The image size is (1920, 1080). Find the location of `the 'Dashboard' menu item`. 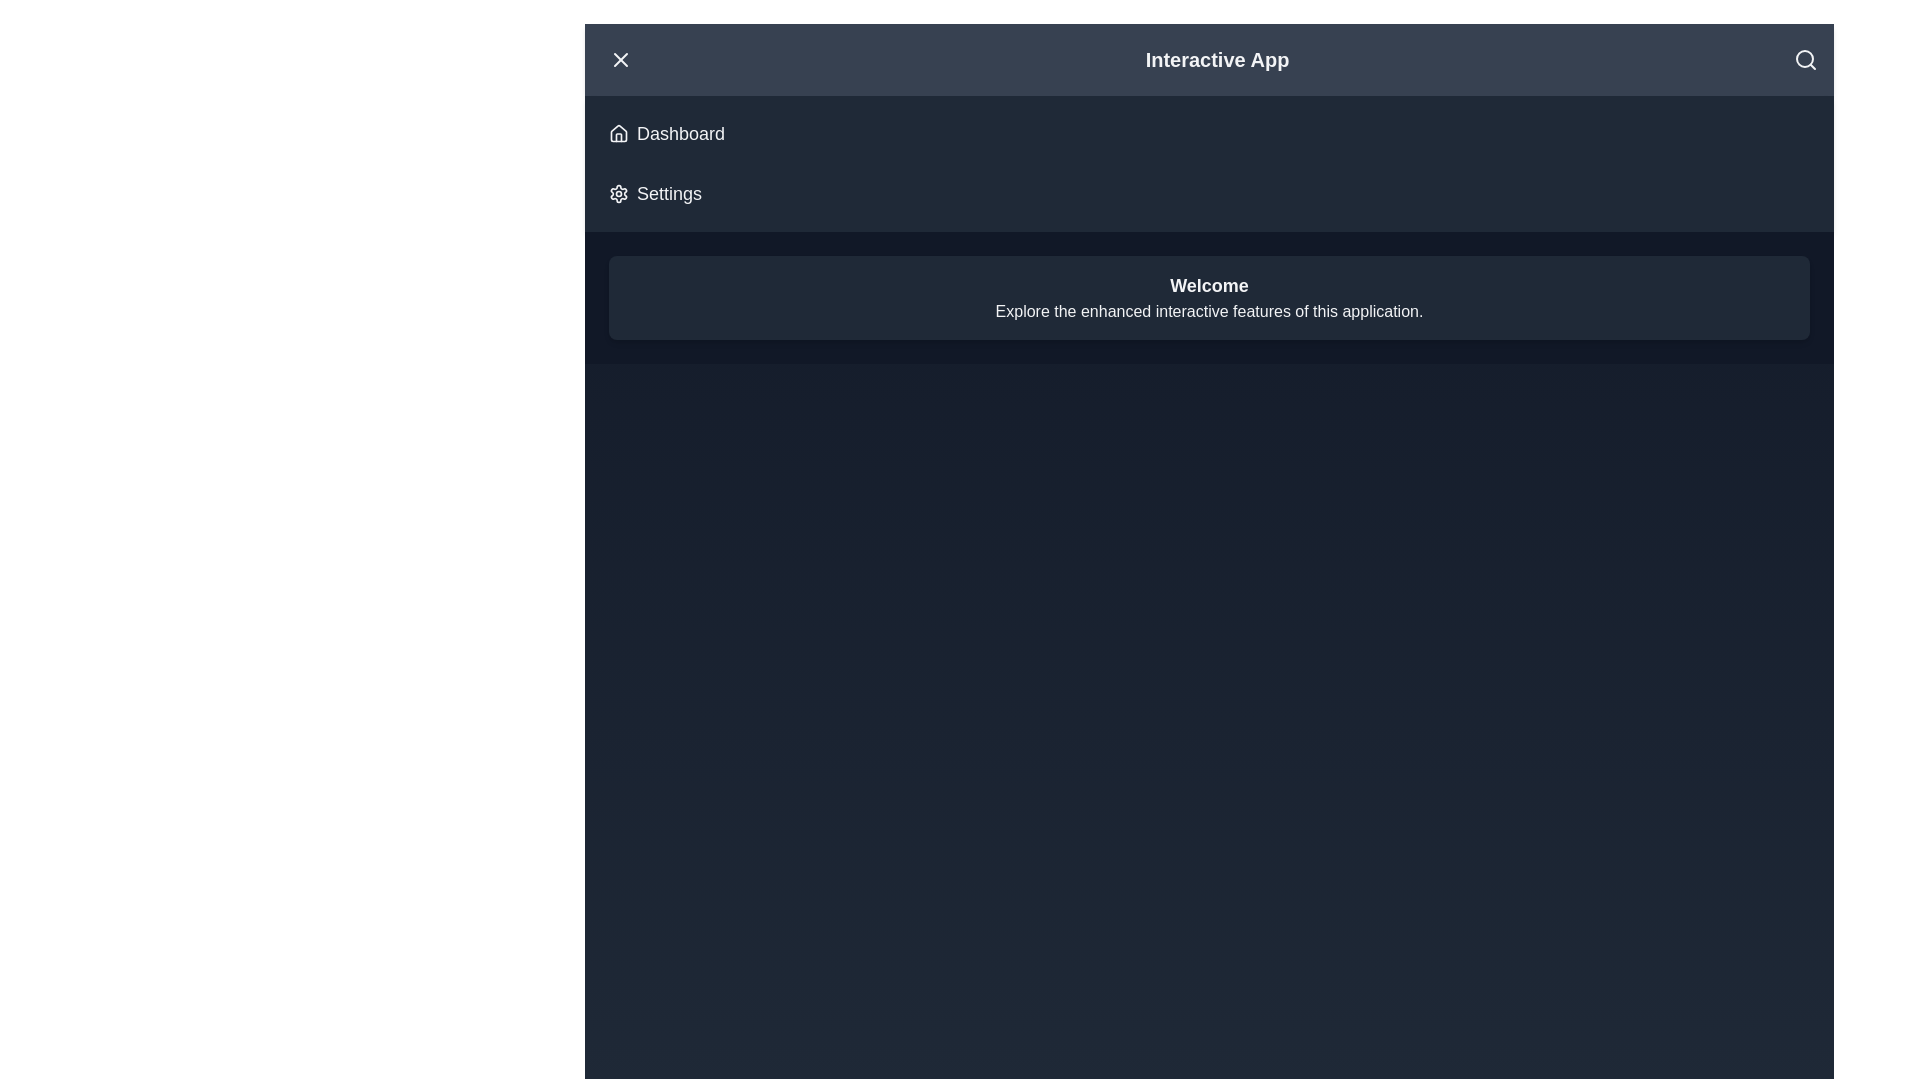

the 'Dashboard' menu item is located at coordinates (667, 134).